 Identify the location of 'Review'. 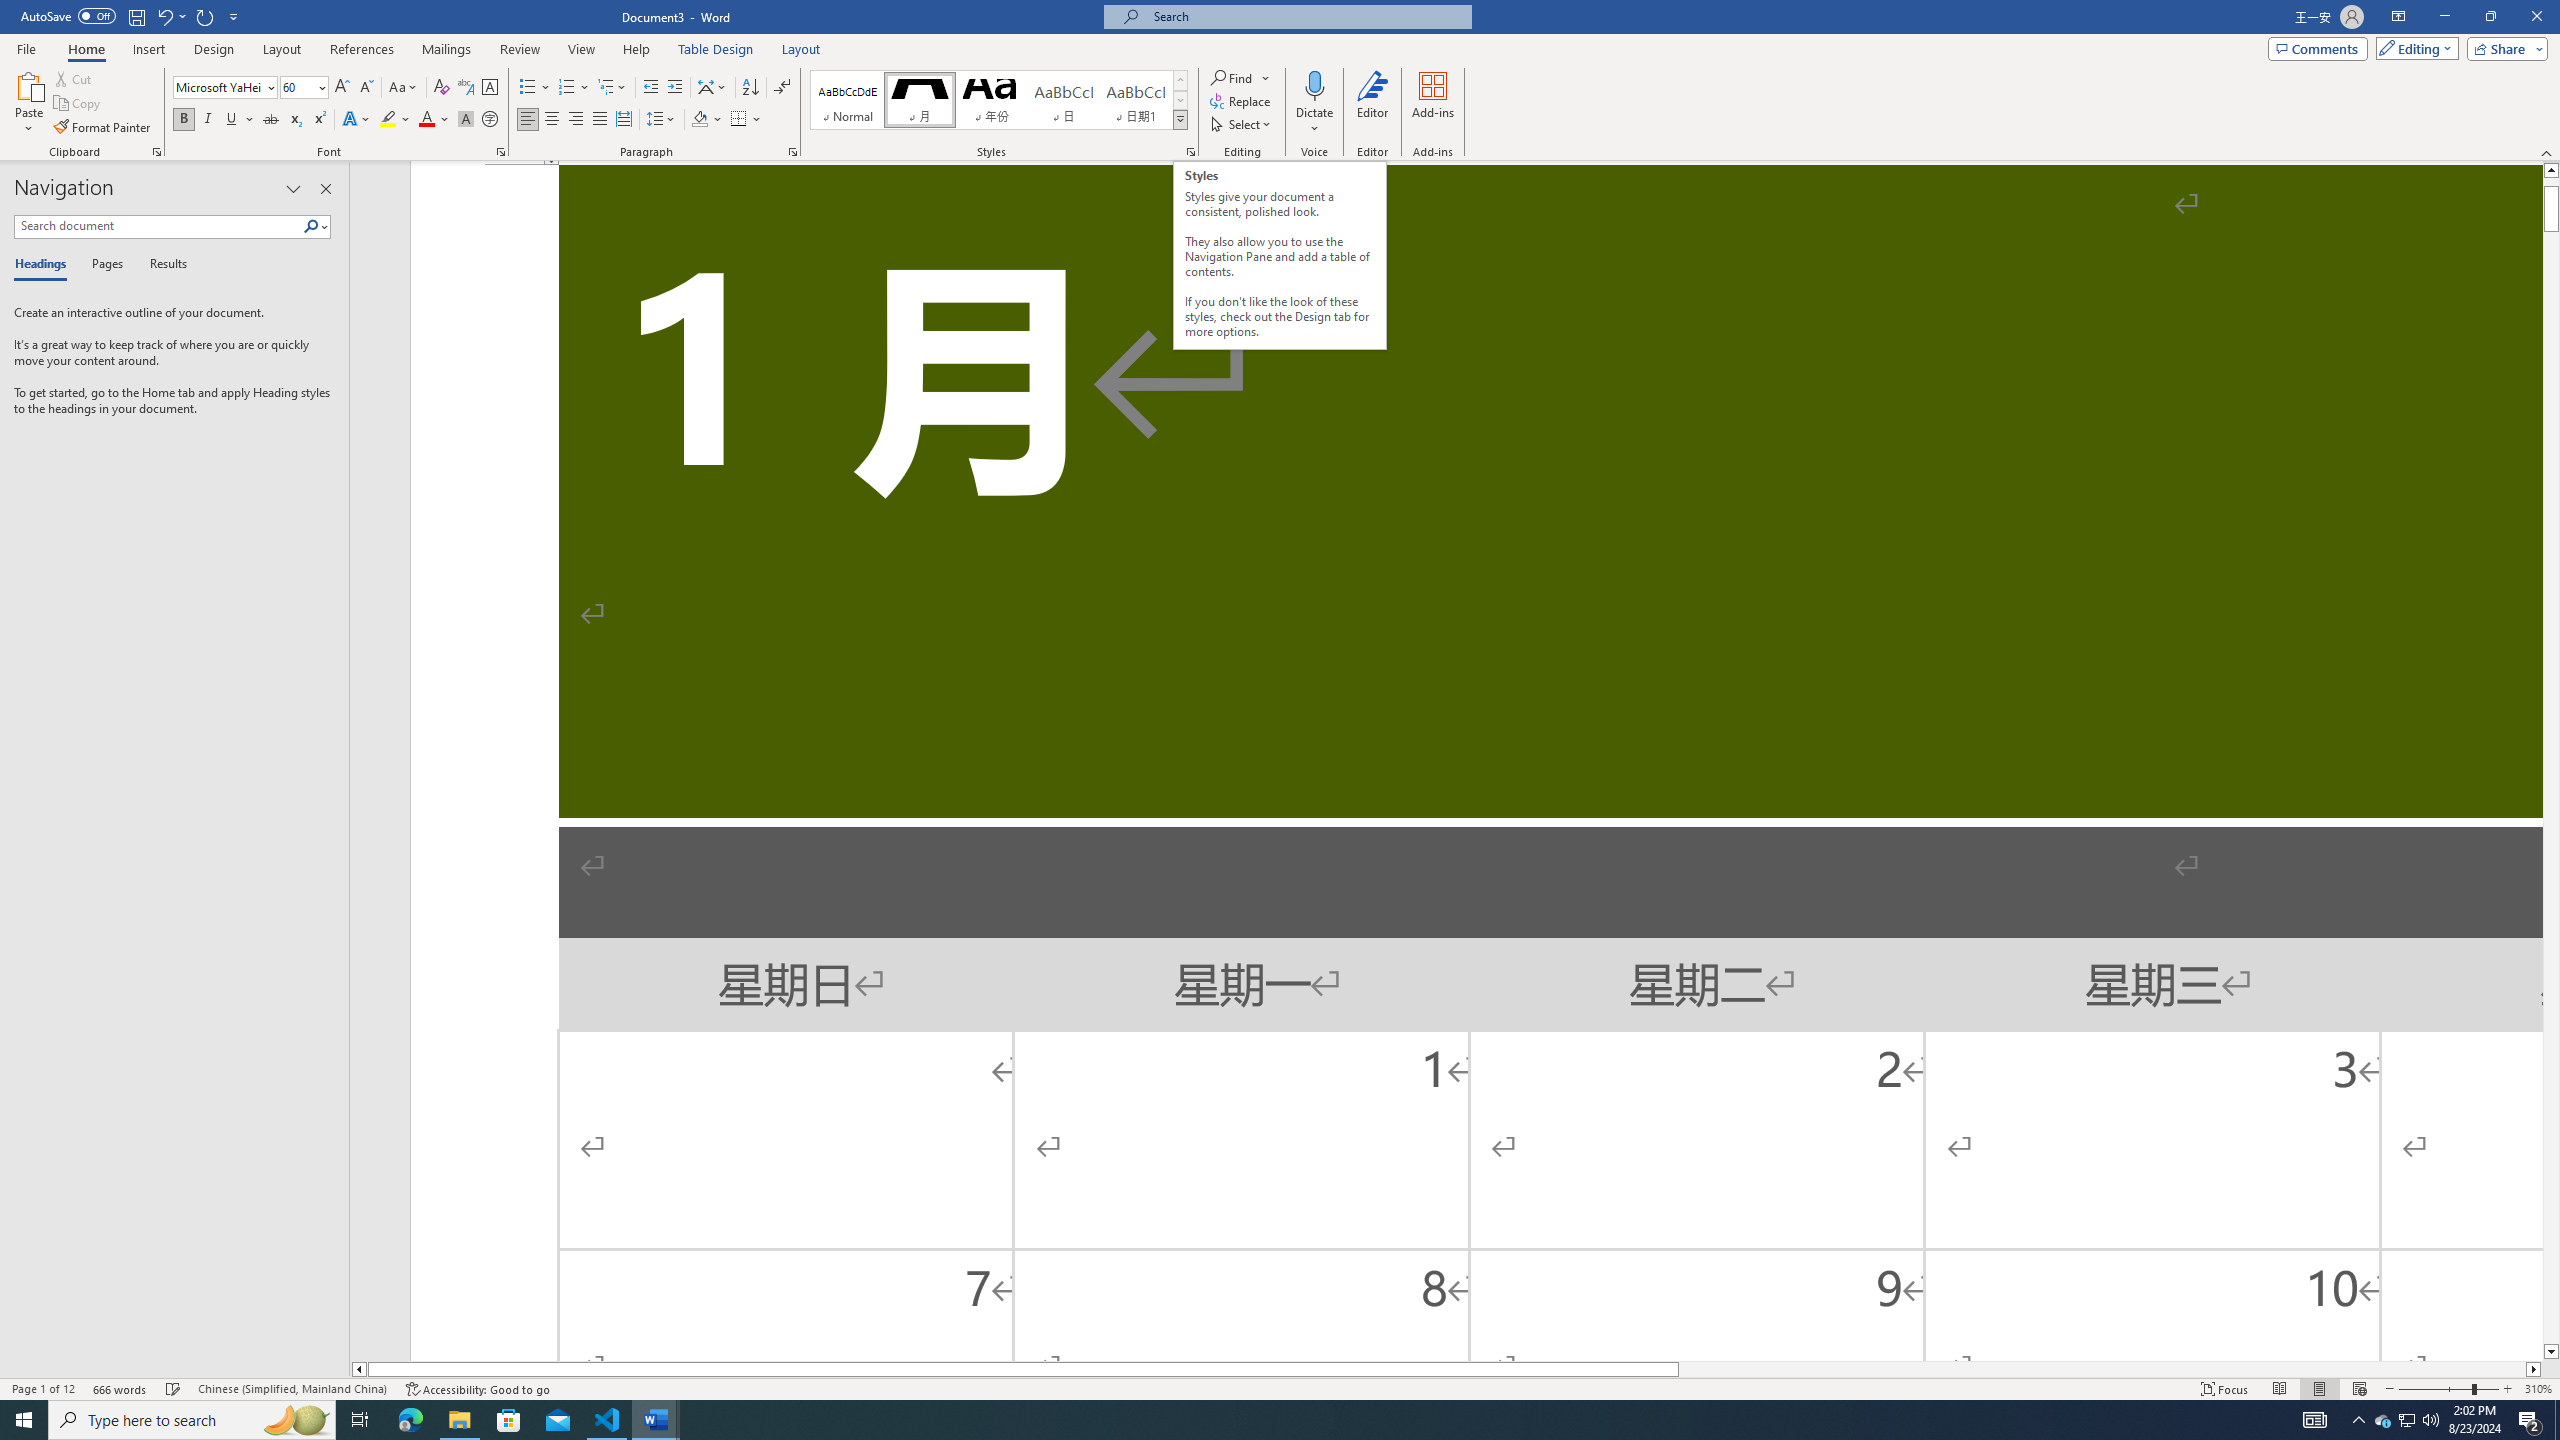
(518, 49).